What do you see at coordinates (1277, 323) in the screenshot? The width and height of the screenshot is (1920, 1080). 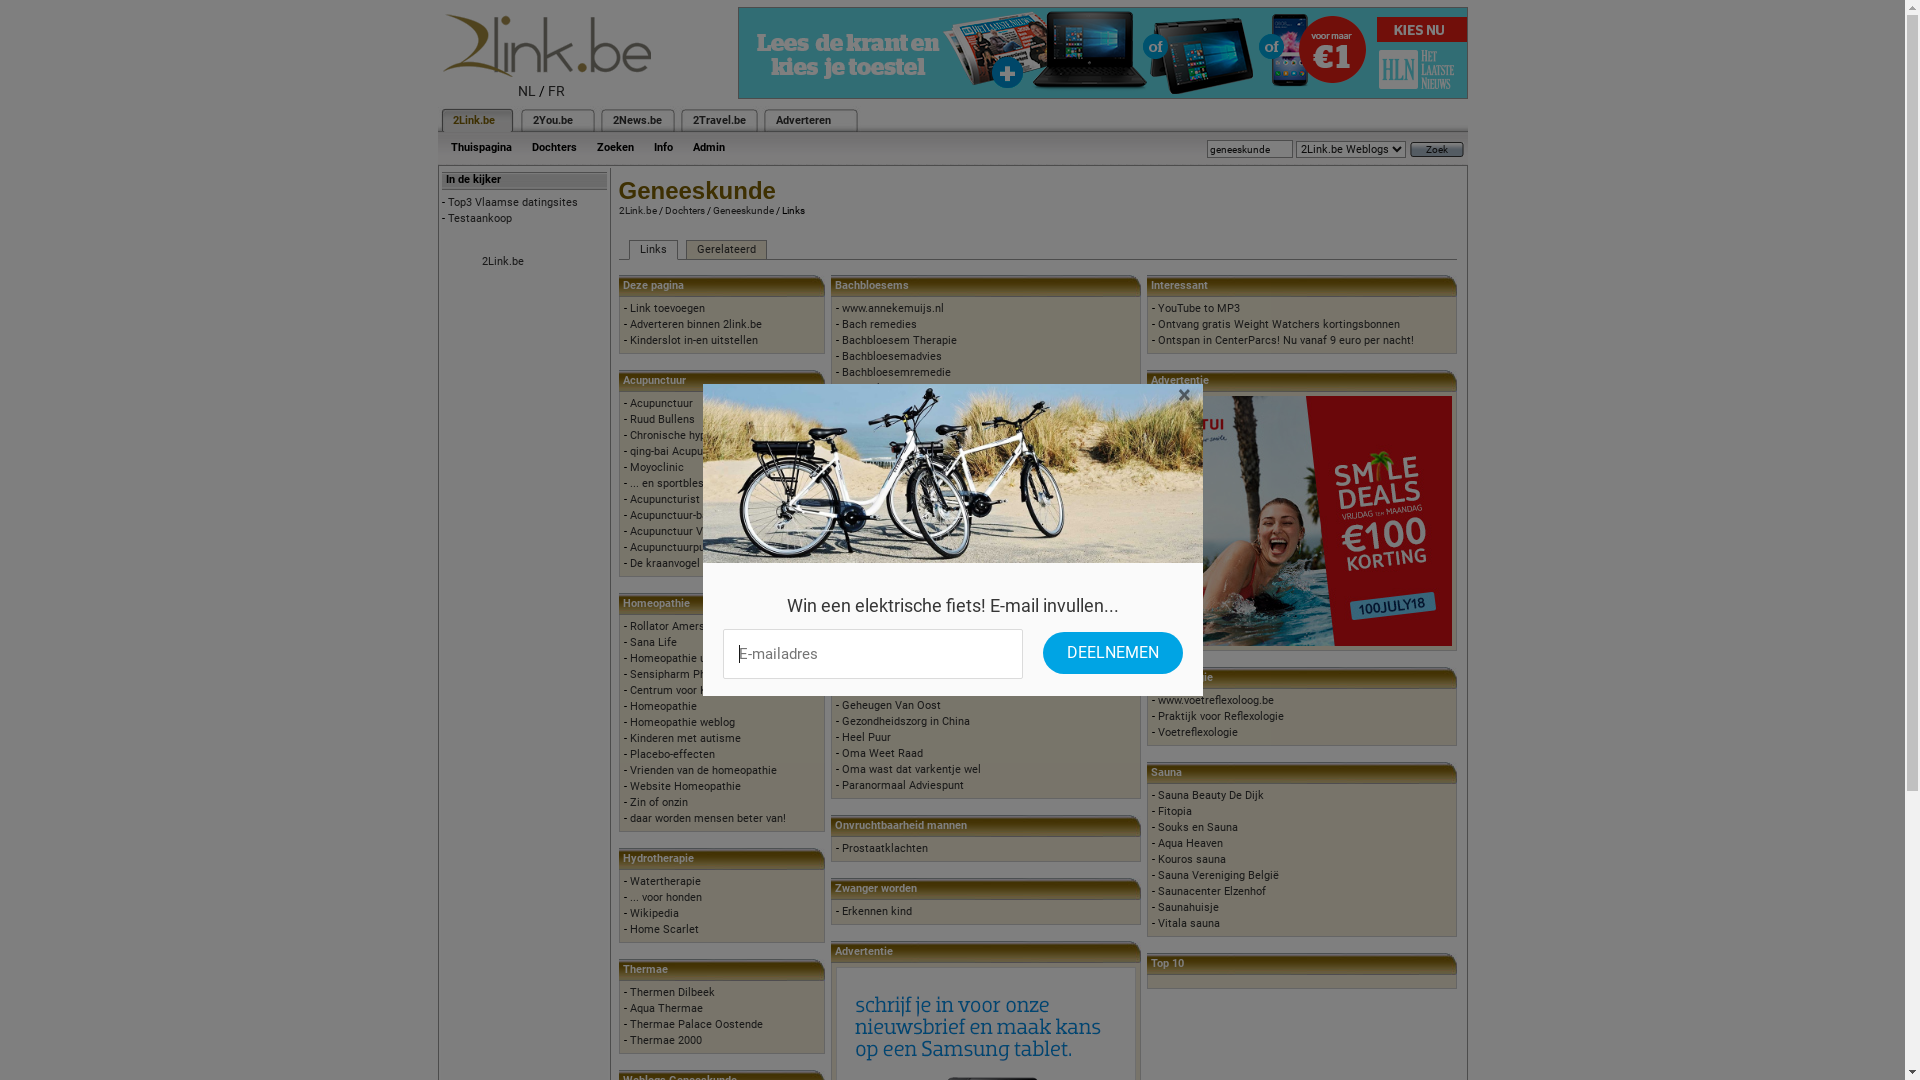 I see `'Ontvang gratis Weight Watchers kortingsbonnen'` at bounding box center [1277, 323].